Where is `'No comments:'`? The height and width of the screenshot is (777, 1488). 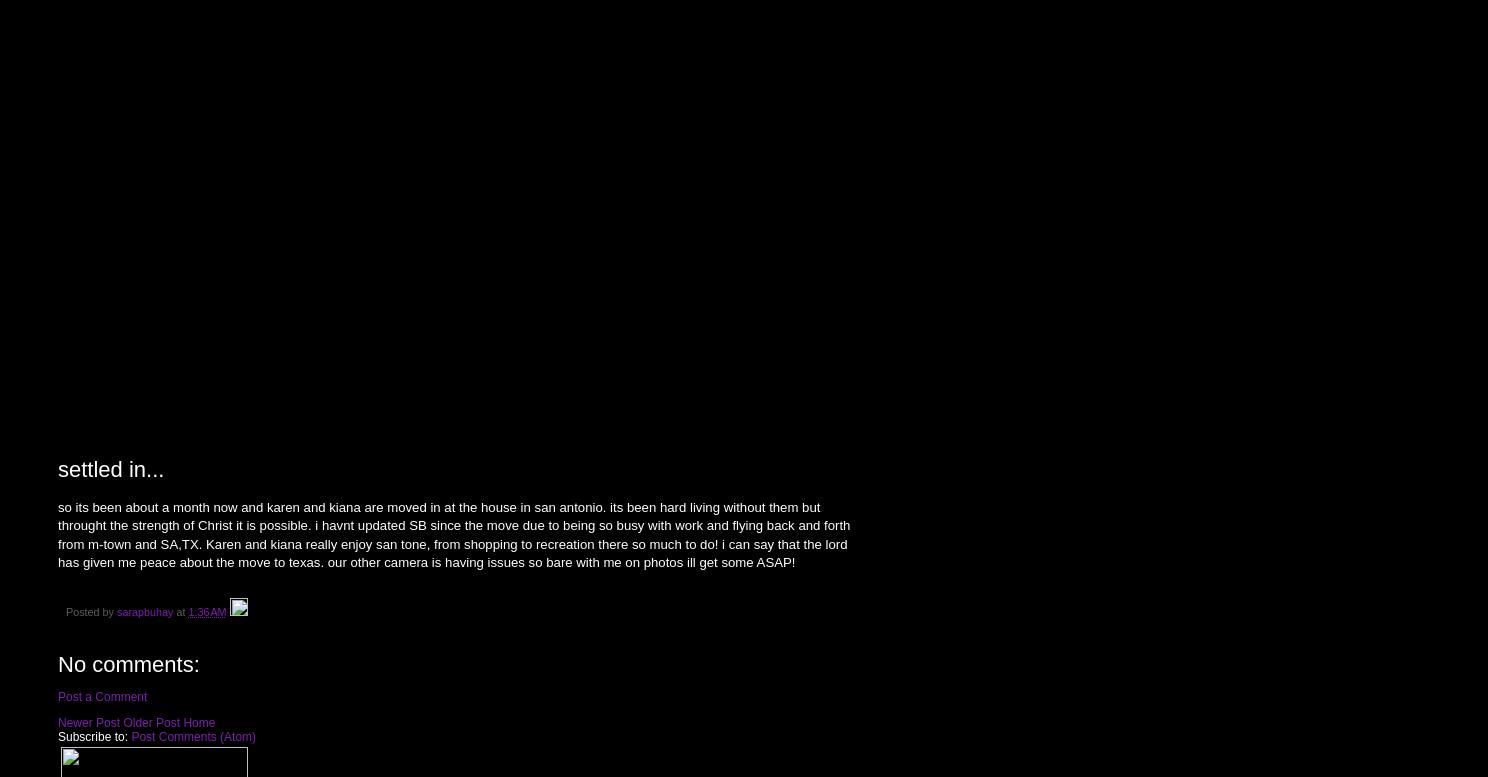
'No comments:' is located at coordinates (57, 662).